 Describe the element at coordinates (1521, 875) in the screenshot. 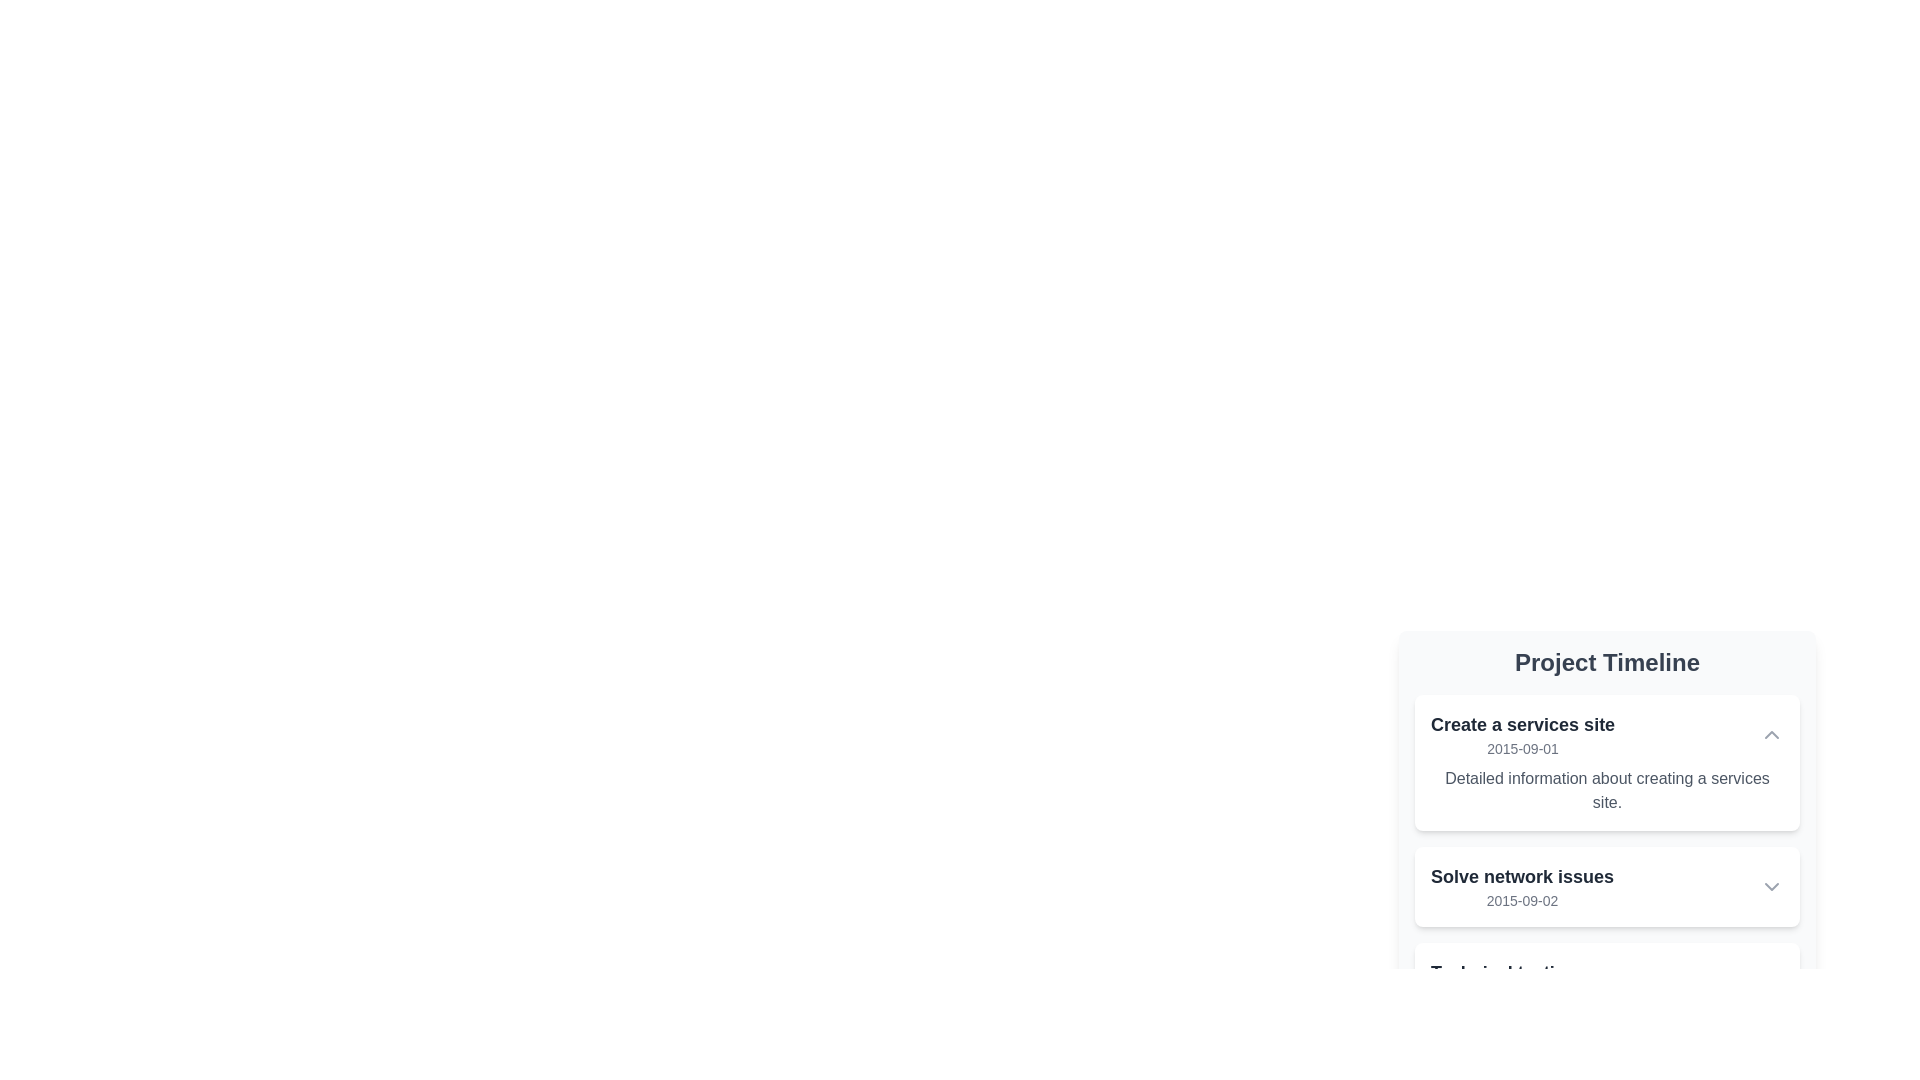

I see `the text label displaying 'Solve network issues' in a bold font` at that location.